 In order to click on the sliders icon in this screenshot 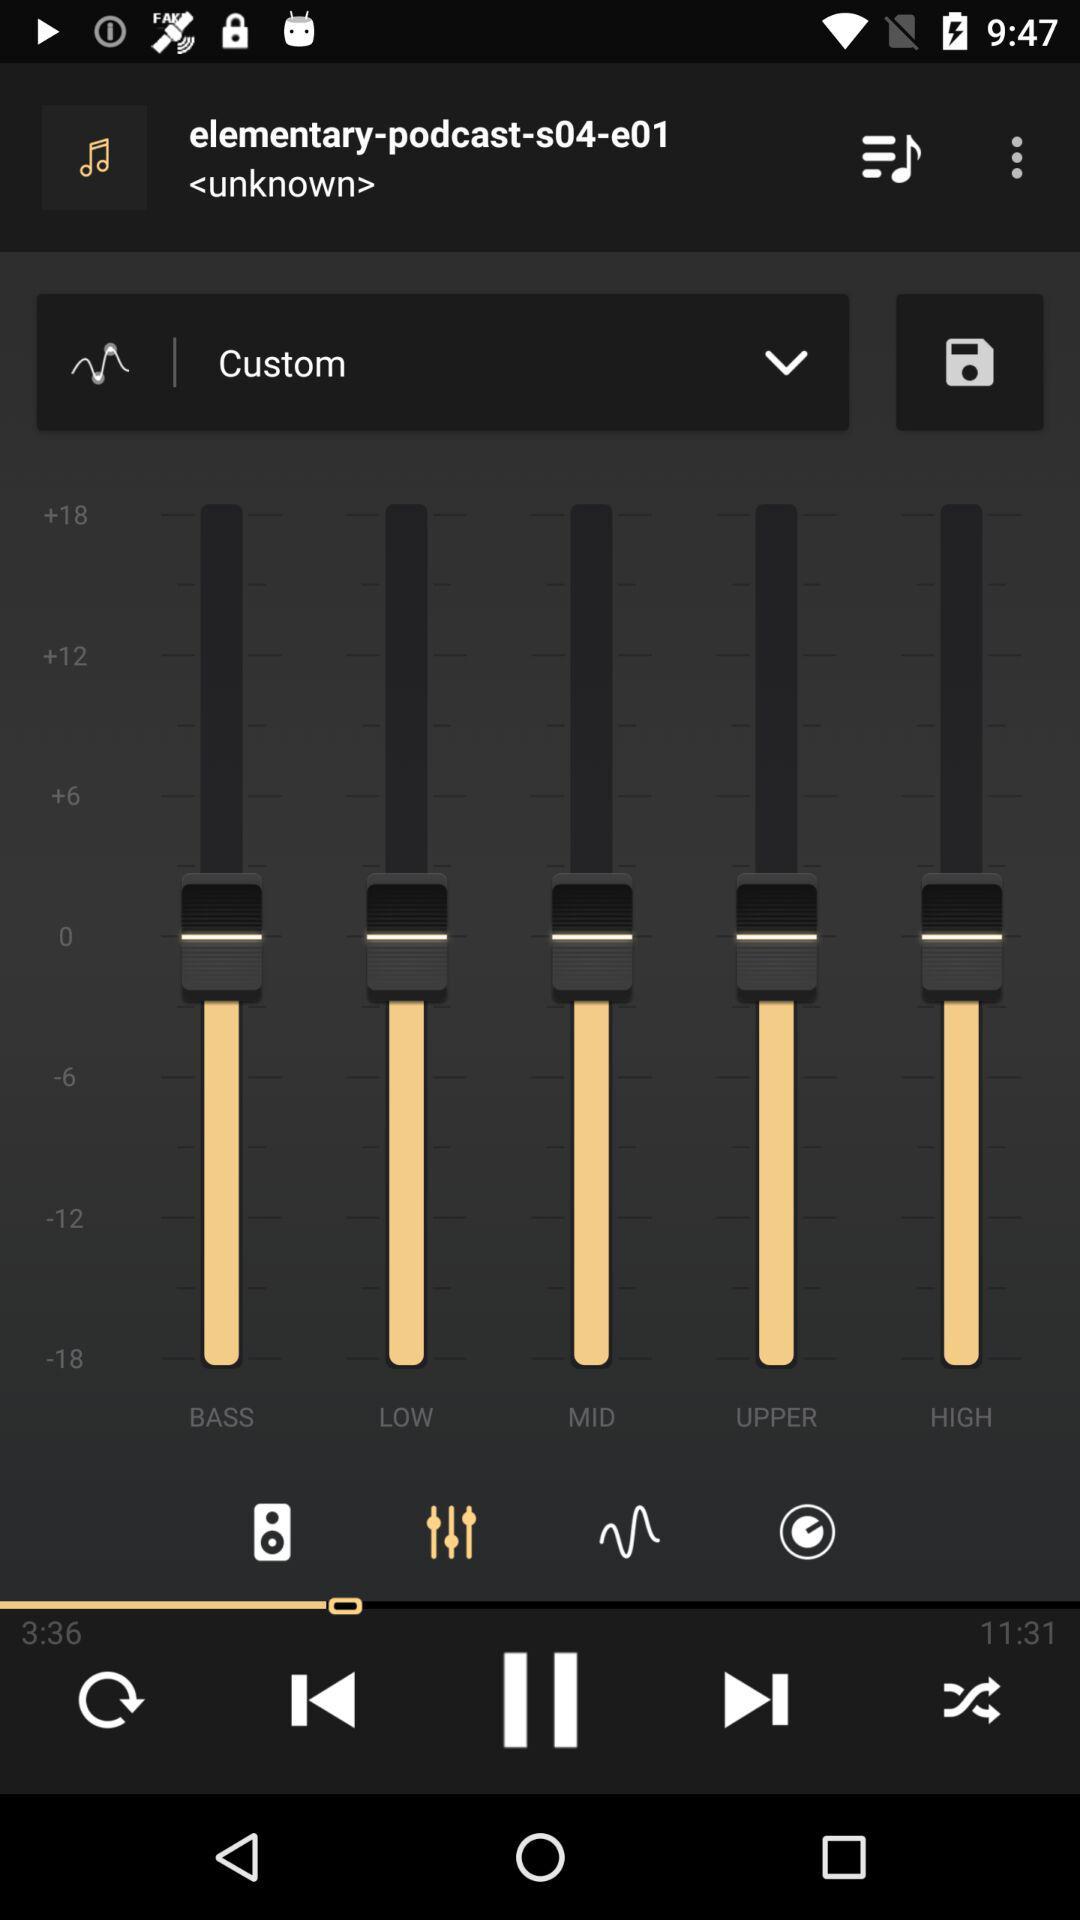, I will do `click(450, 1530)`.